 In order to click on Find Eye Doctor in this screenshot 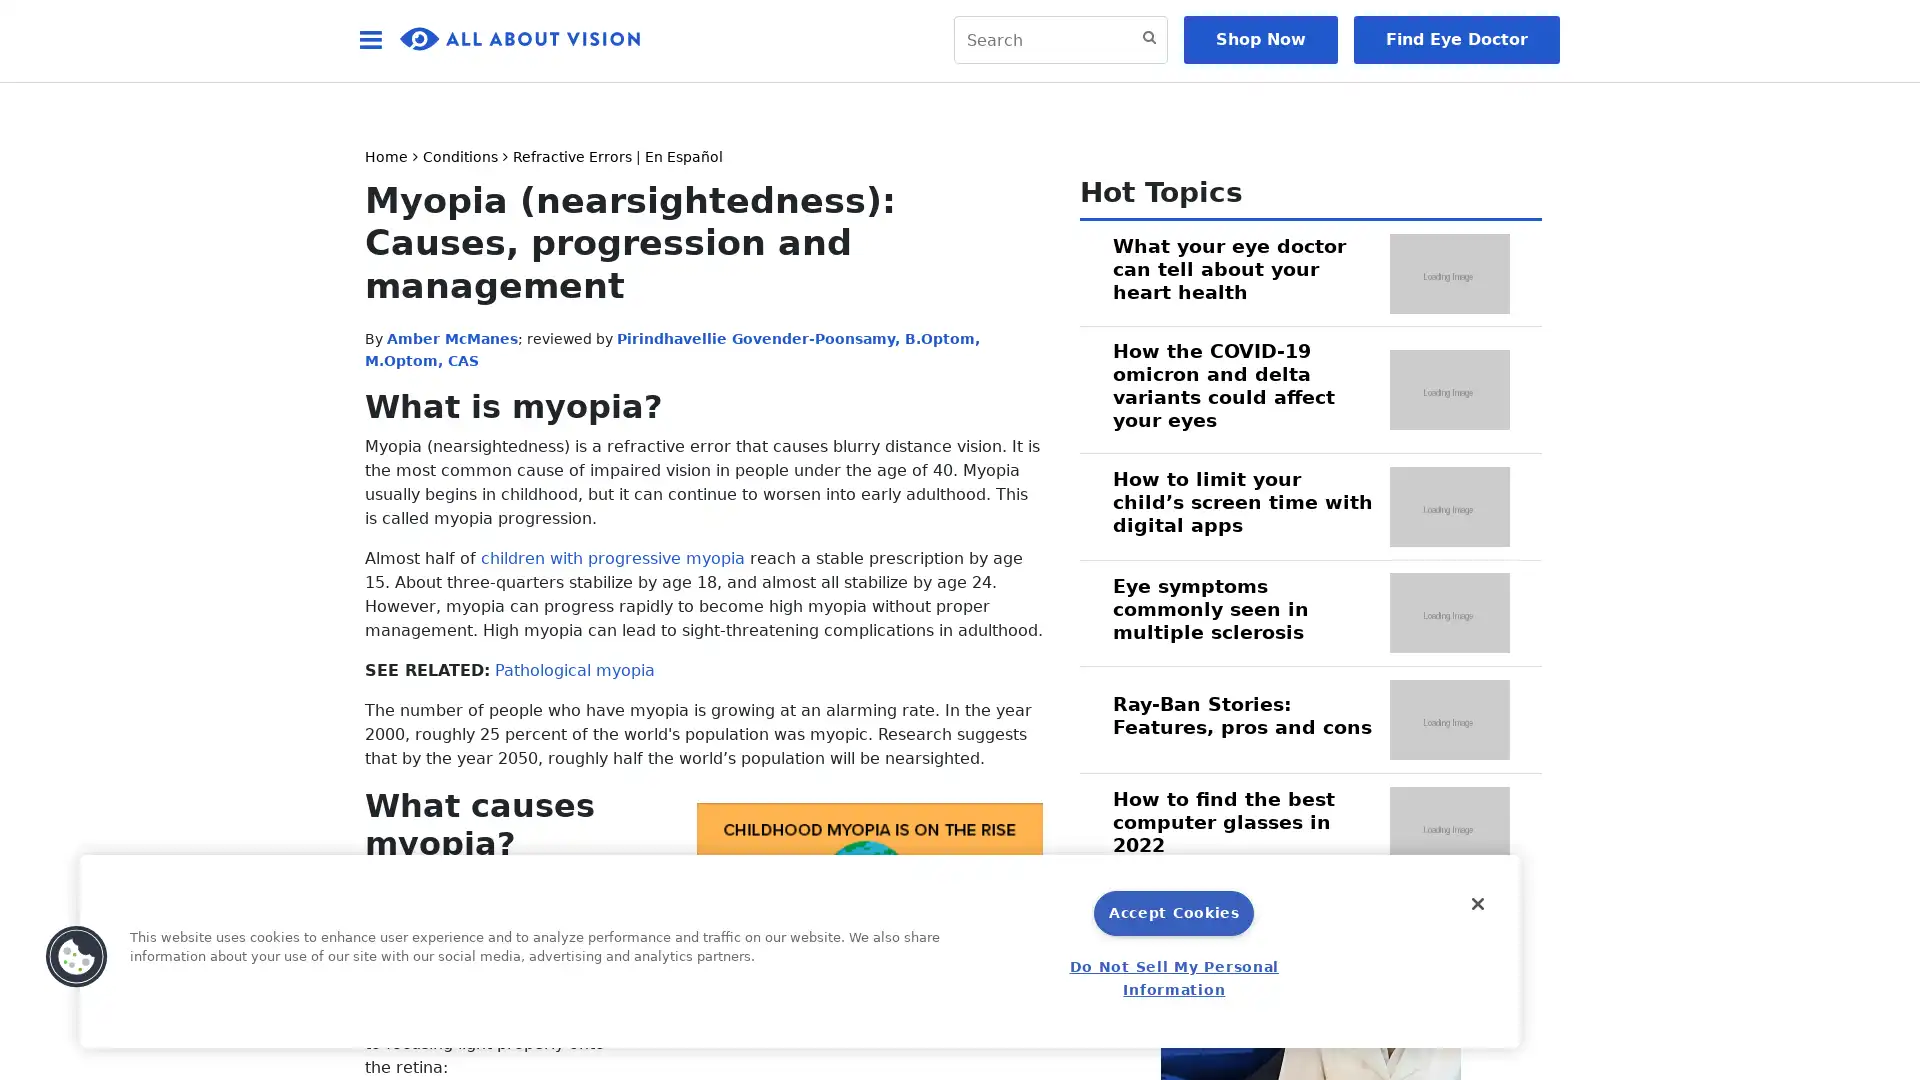, I will do `click(1457, 39)`.